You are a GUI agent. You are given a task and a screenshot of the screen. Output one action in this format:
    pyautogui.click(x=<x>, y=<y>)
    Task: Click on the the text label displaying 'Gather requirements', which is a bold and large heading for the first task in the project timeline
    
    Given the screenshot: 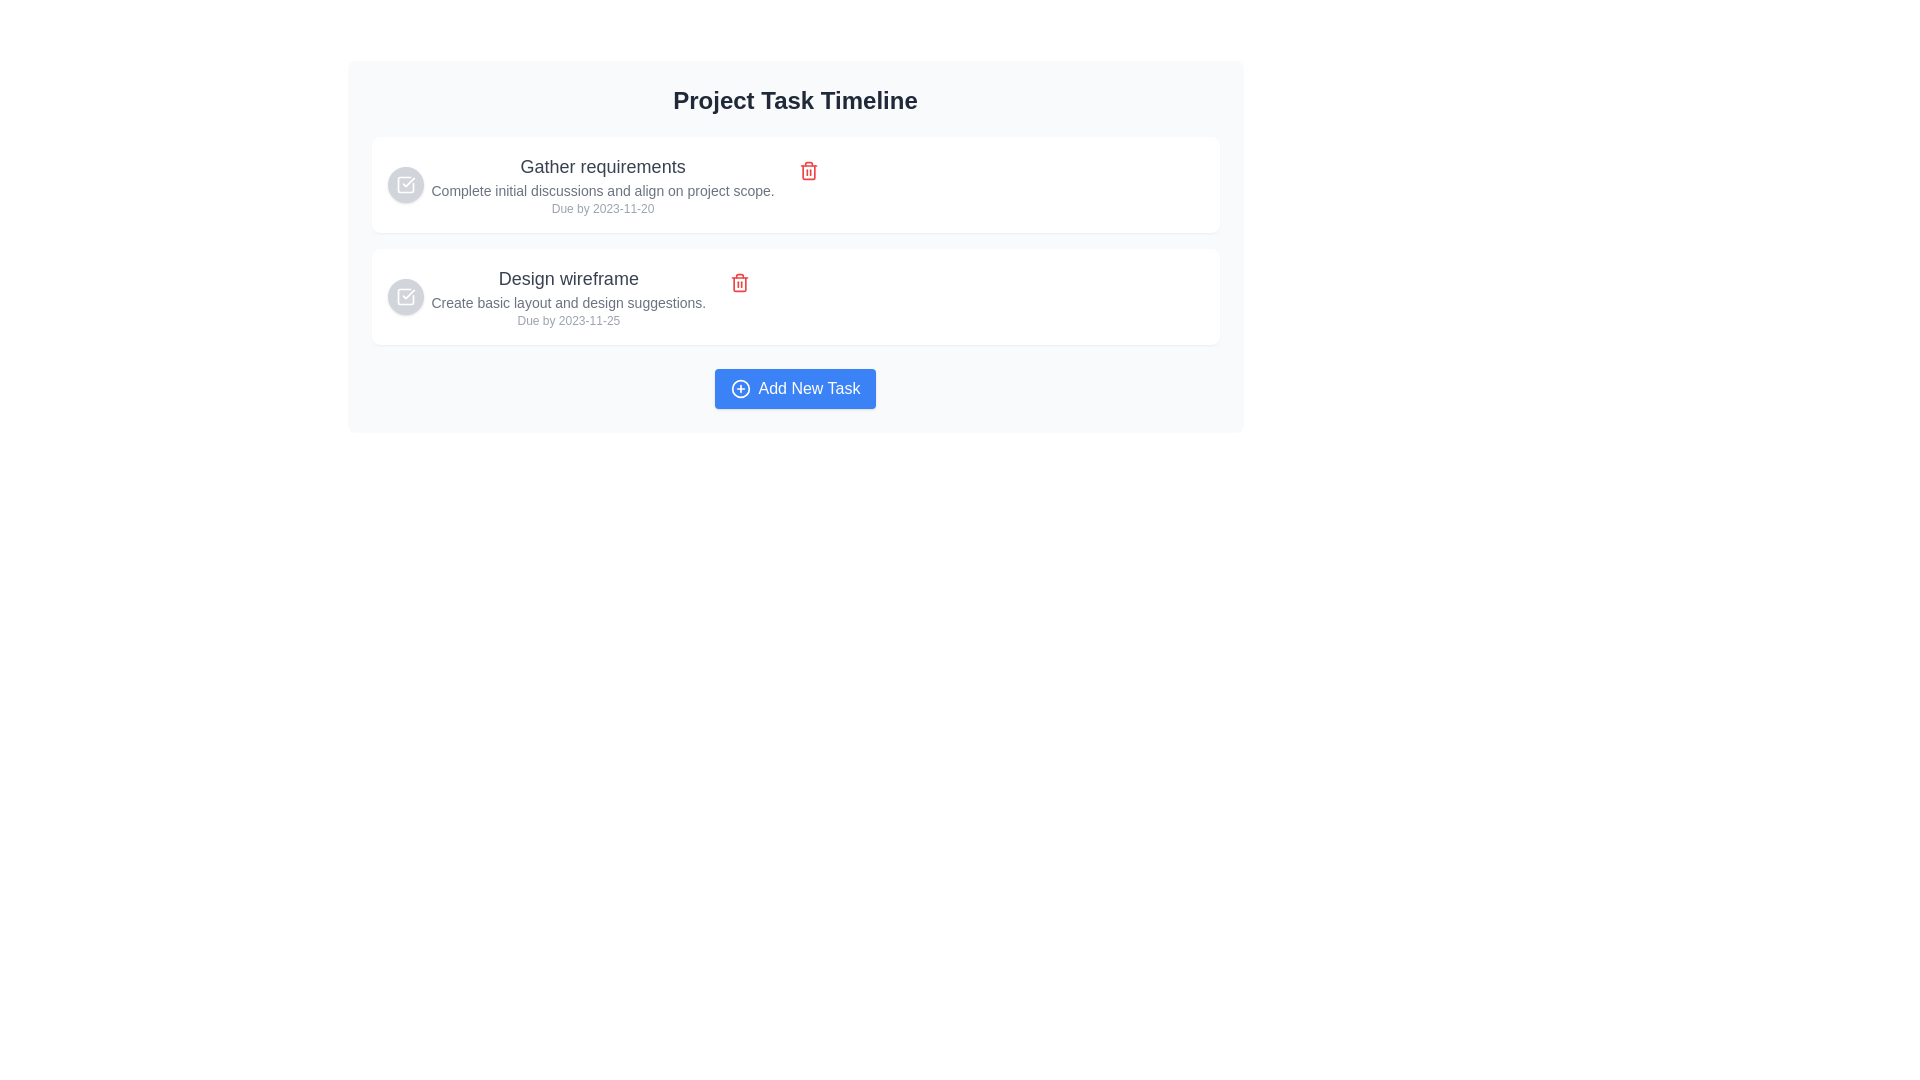 What is the action you would take?
    pyautogui.click(x=602, y=165)
    